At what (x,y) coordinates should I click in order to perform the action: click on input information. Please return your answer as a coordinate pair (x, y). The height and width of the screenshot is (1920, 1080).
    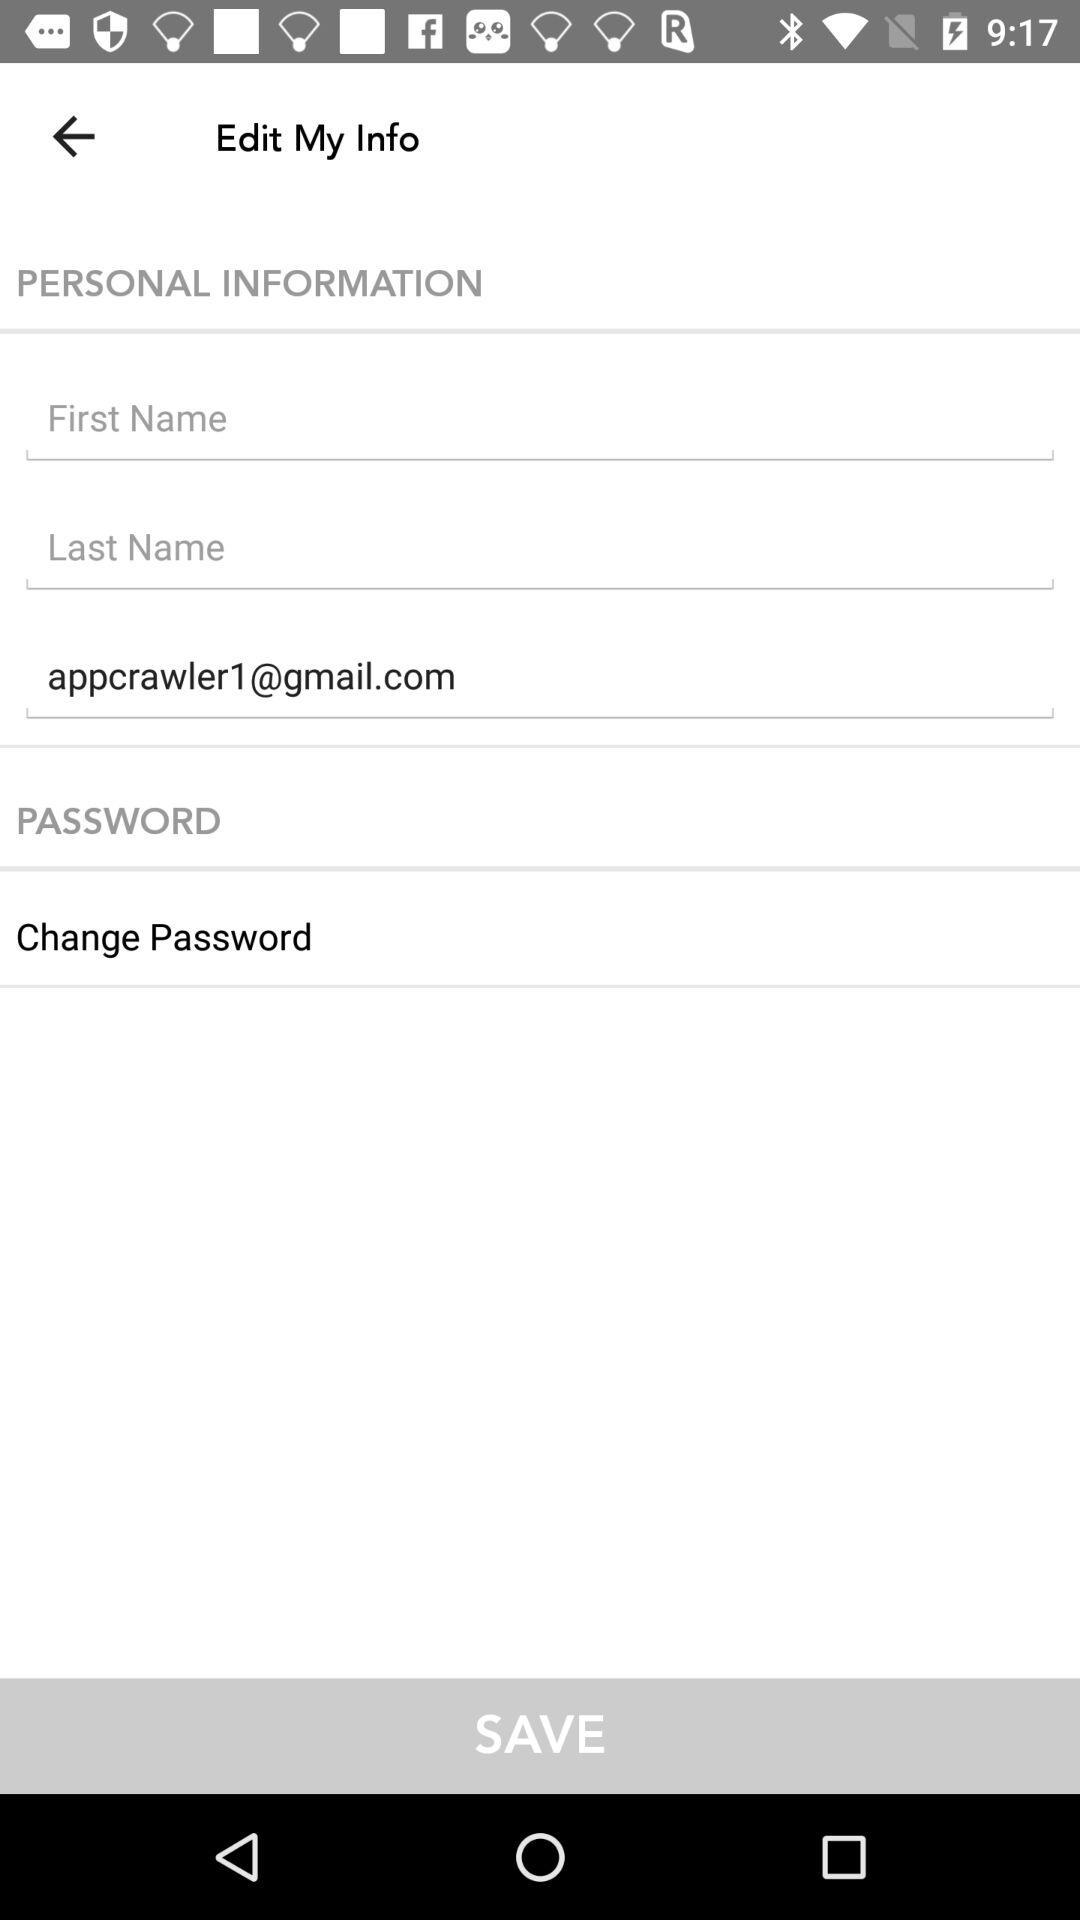
    Looking at the image, I should click on (540, 421).